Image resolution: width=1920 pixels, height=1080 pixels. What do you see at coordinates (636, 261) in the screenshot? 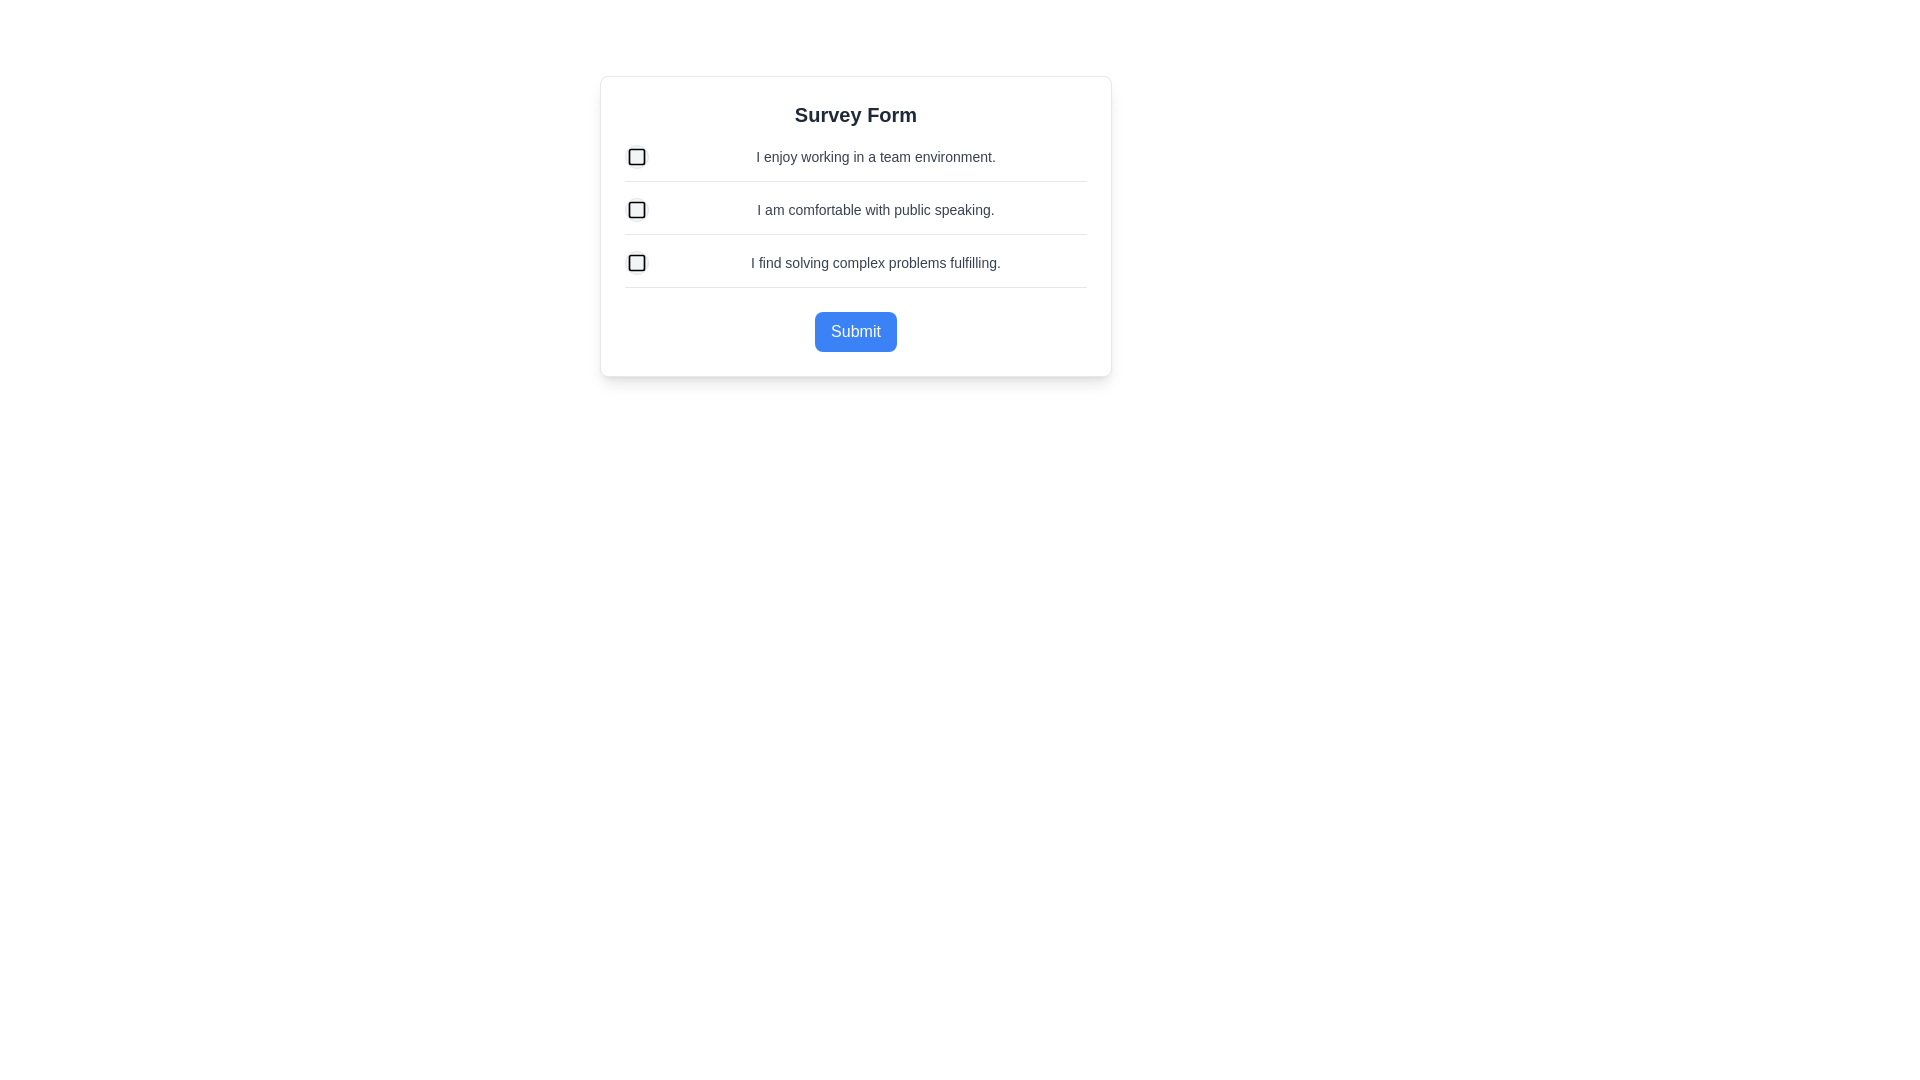
I see `the checkbox located` at bounding box center [636, 261].